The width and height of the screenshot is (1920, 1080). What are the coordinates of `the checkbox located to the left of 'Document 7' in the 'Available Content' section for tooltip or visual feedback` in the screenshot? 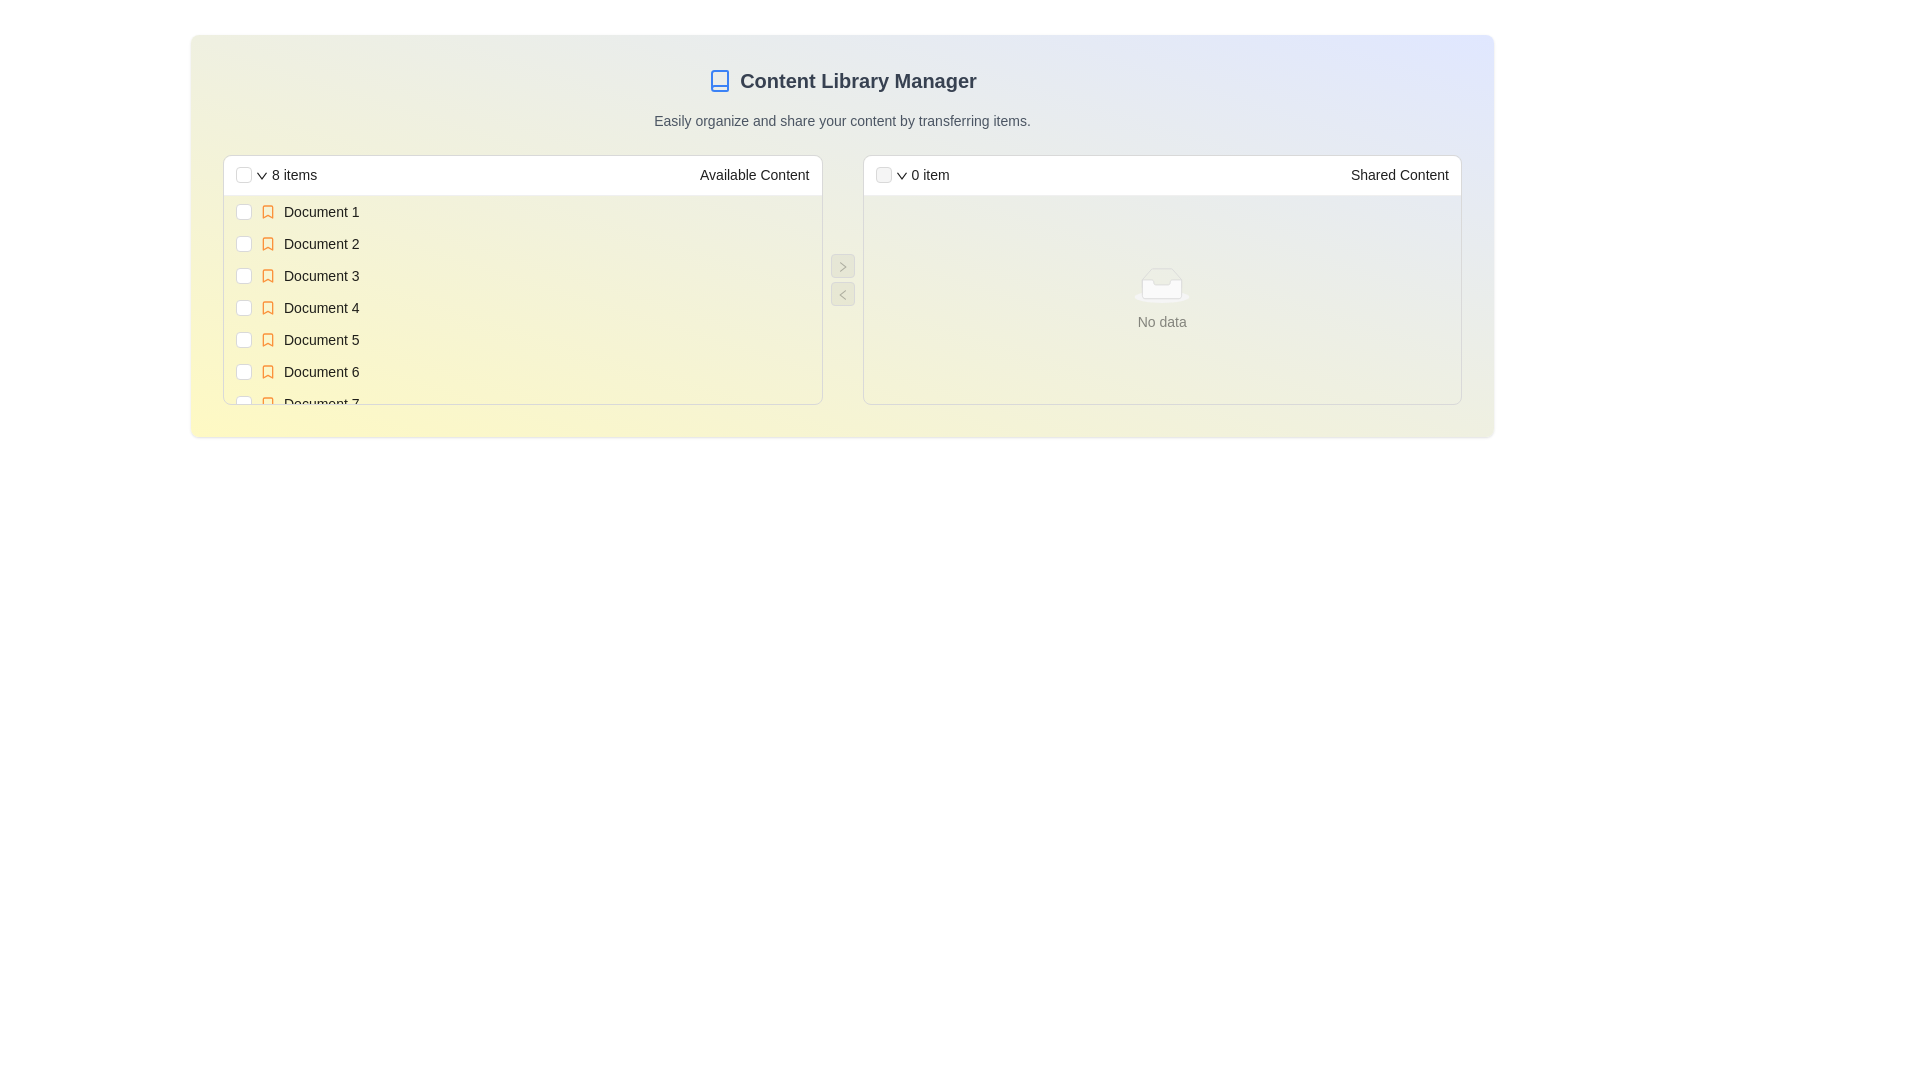 It's located at (243, 404).